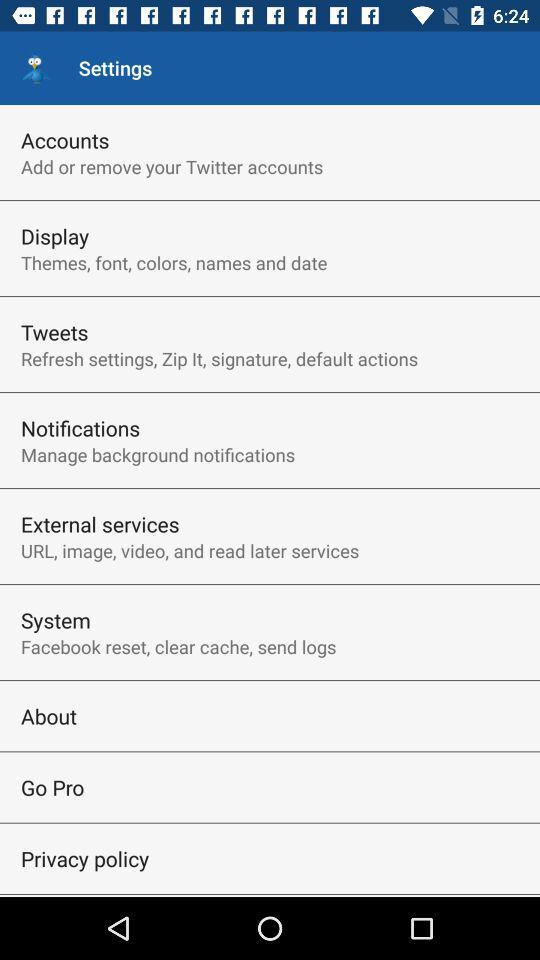  What do you see at coordinates (99, 523) in the screenshot?
I see `the external services icon` at bounding box center [99, 523].